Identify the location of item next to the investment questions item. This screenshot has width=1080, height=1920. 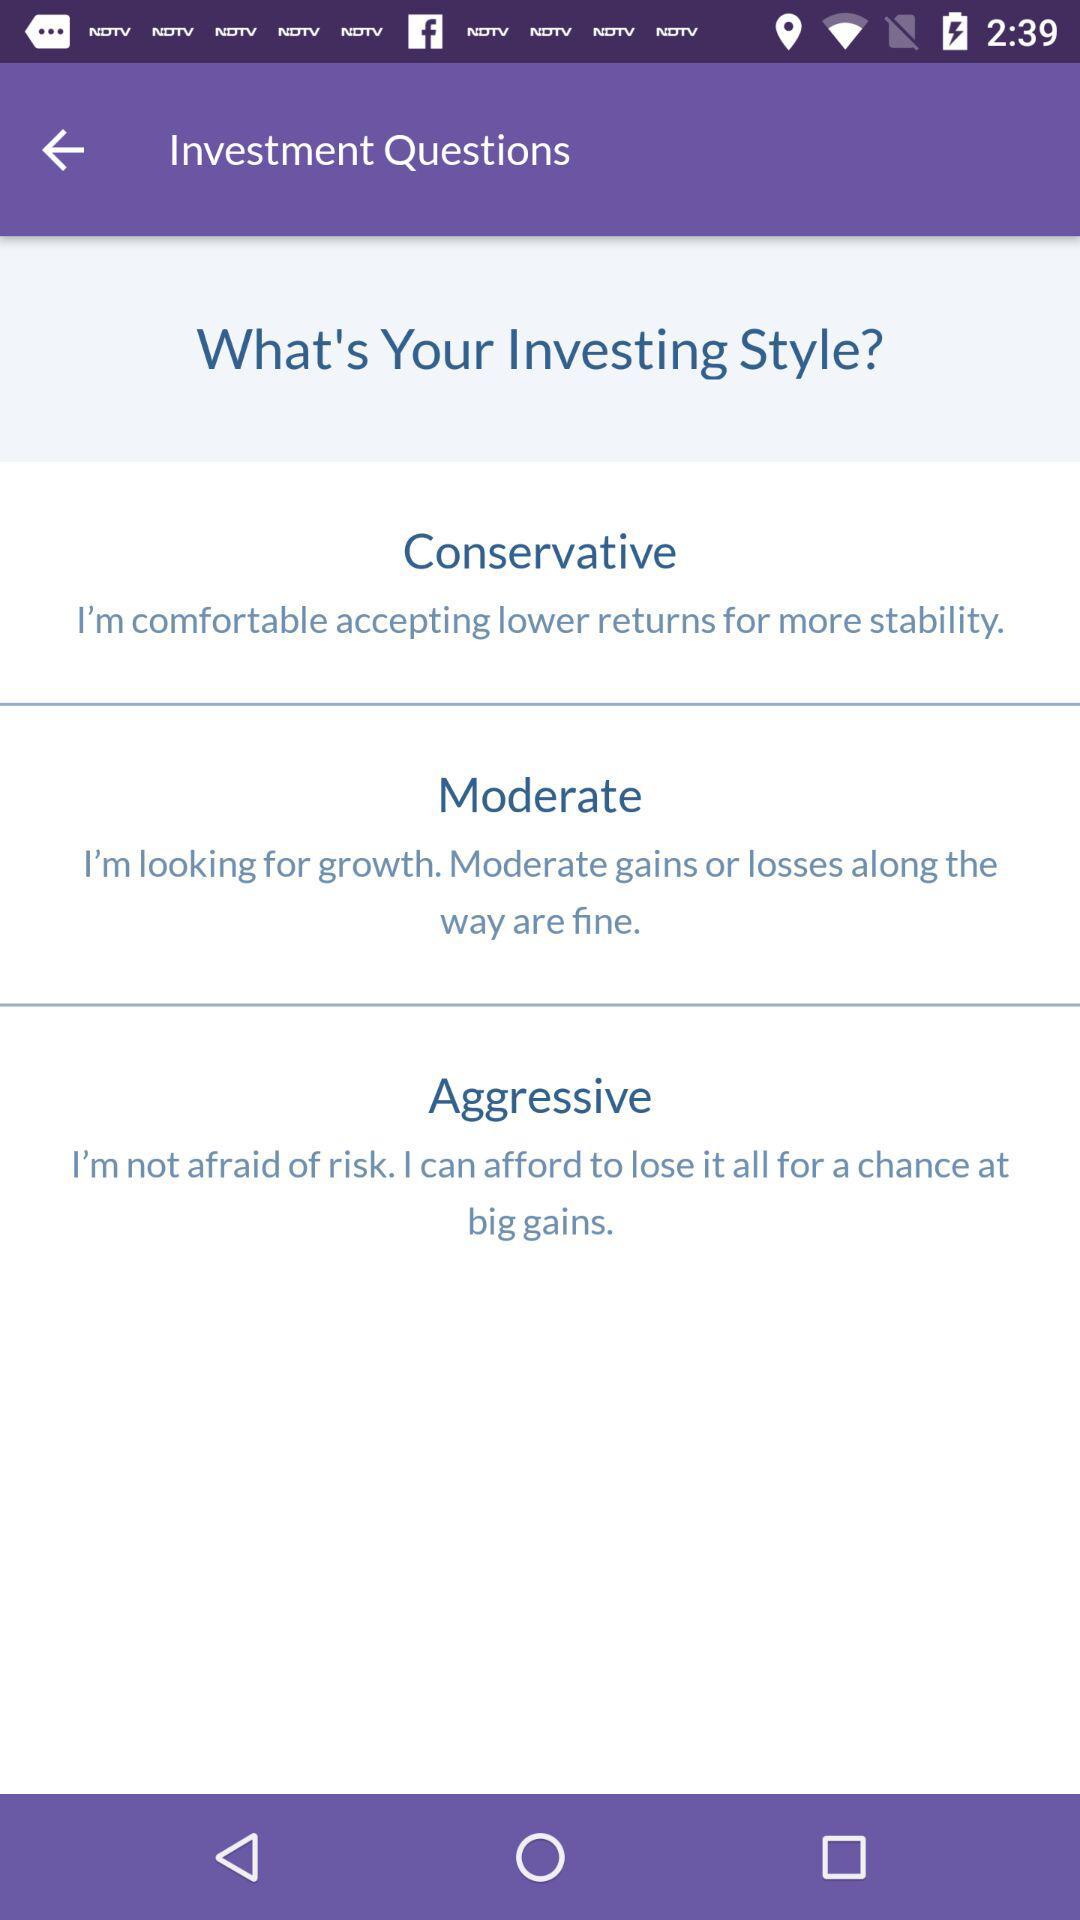
(61, 148).